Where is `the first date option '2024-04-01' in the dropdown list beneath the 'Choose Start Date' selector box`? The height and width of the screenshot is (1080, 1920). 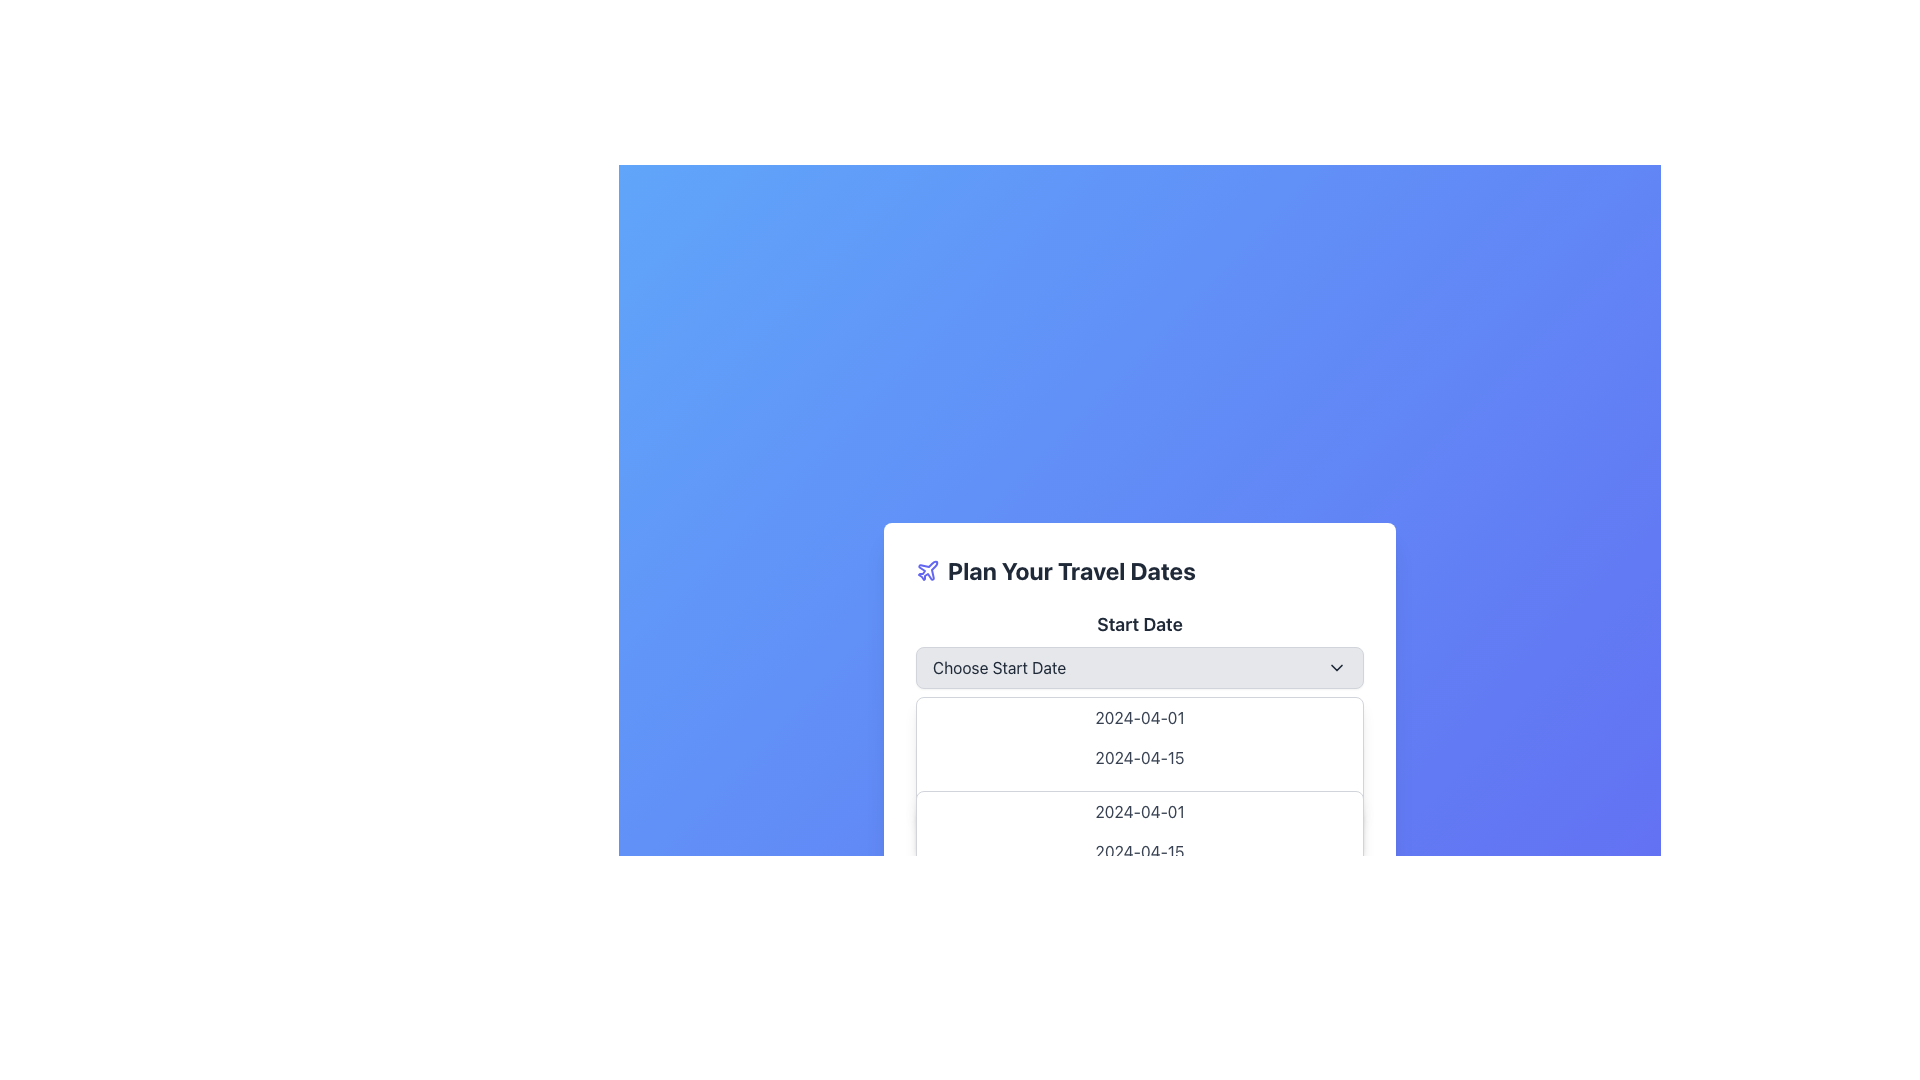
the first date option '2024-04-01' in the dropdown list beneath the 'Choose Start Date' selector box is located at coordinates (1140, 716).